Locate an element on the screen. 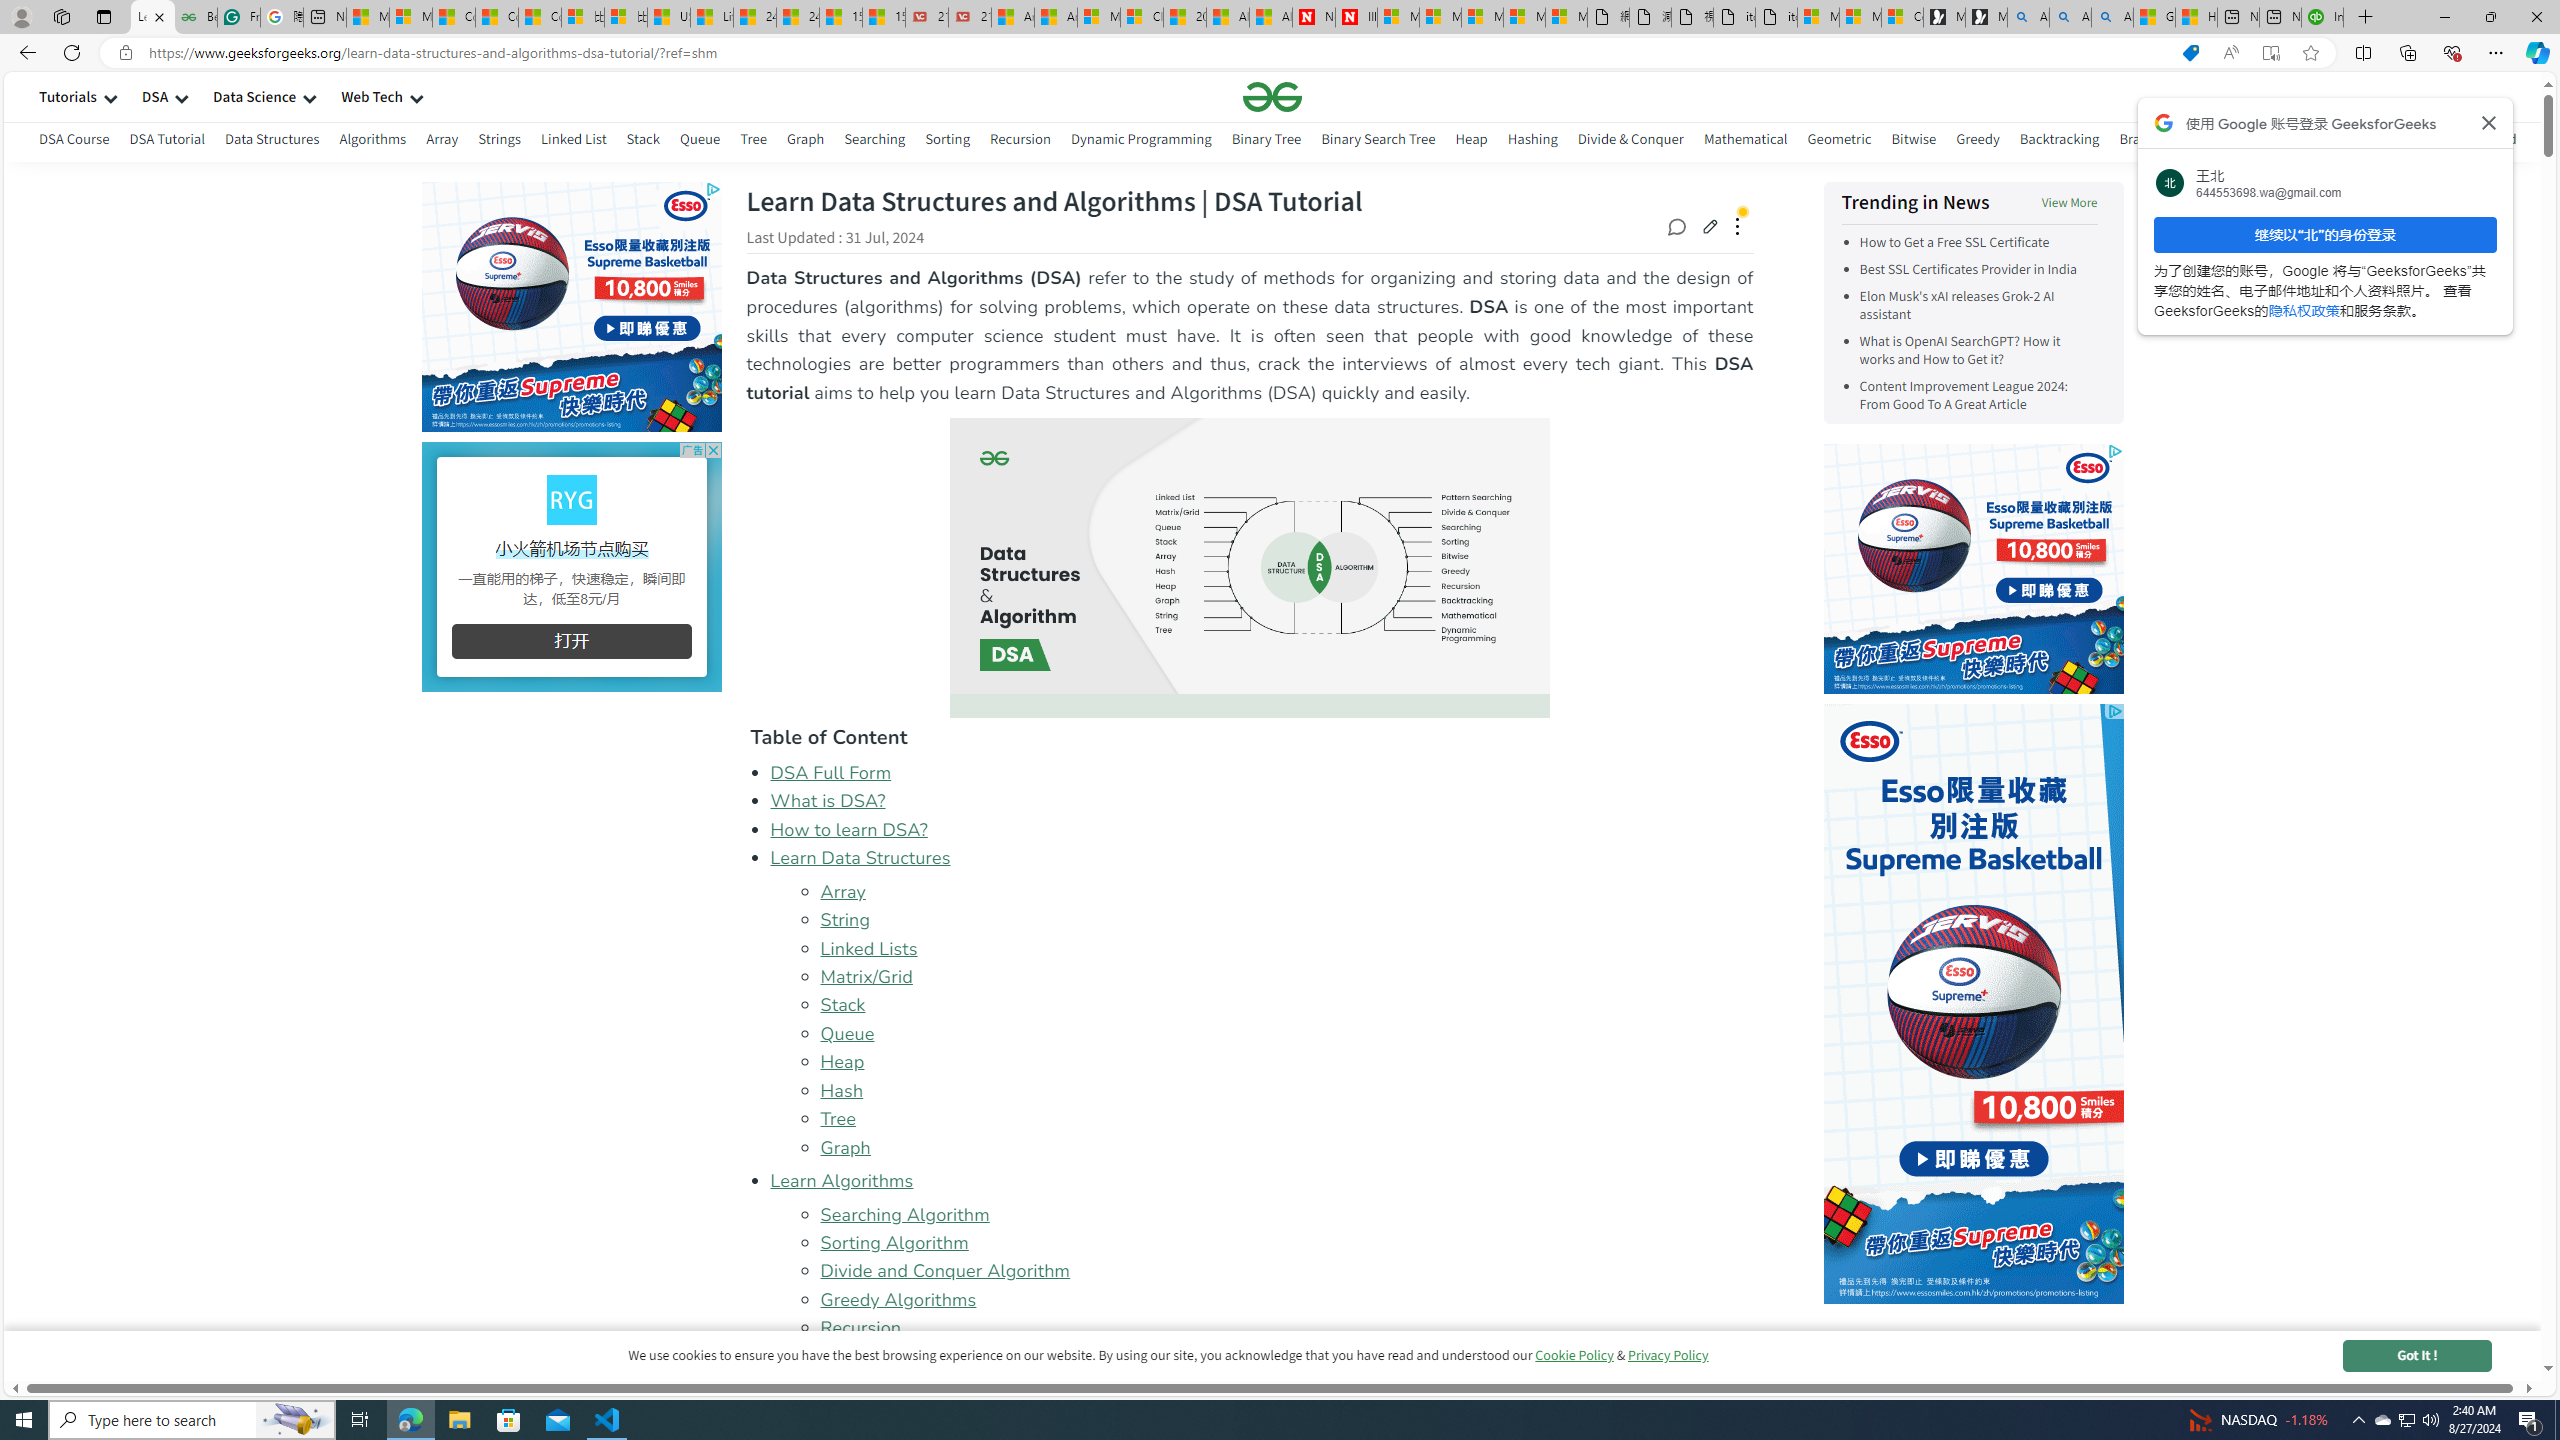 This screenshot has width=2560, height=1440. 'DSA Tutorial' is located at coordinates (166, 141).